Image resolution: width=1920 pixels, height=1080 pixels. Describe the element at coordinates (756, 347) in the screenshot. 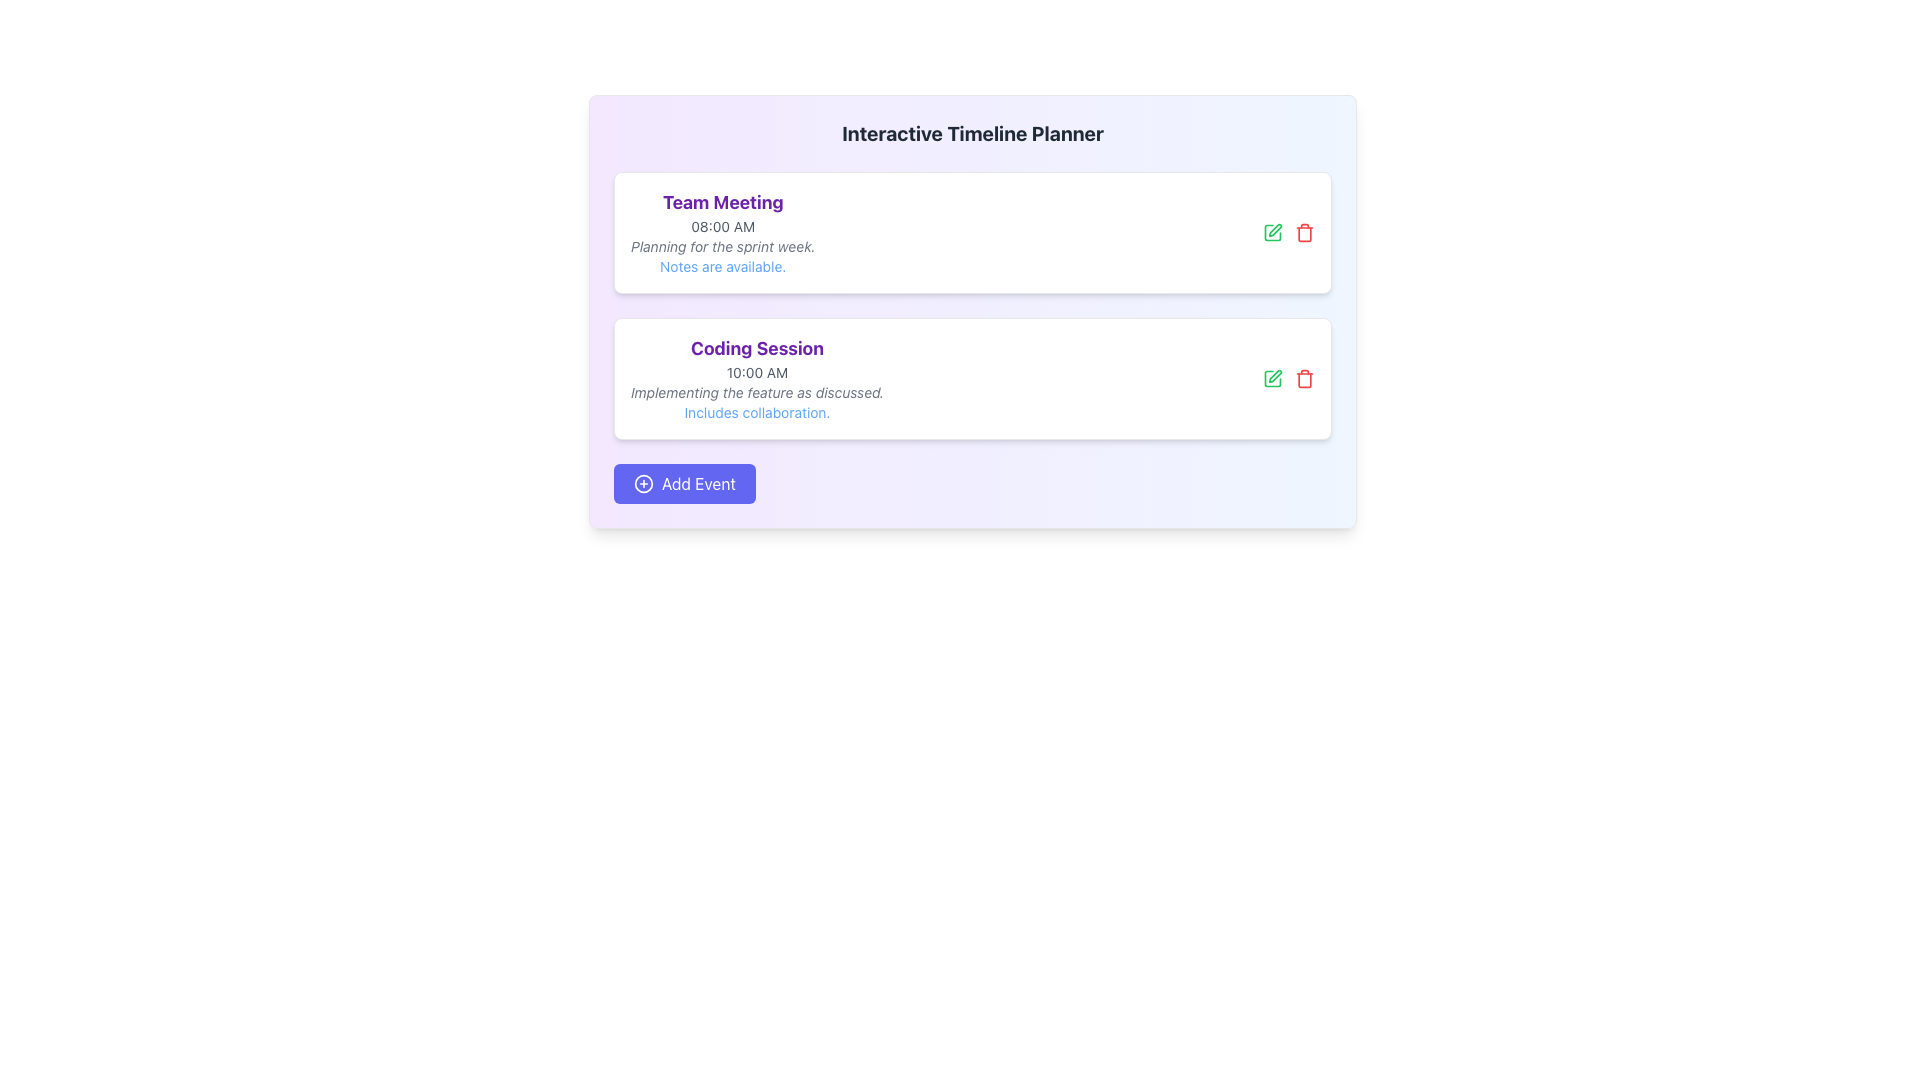

I see `the Text Label that identifies the event as 'Coding Session', located at the top of the second event card in the Interactive Timeline Planner` at that location.